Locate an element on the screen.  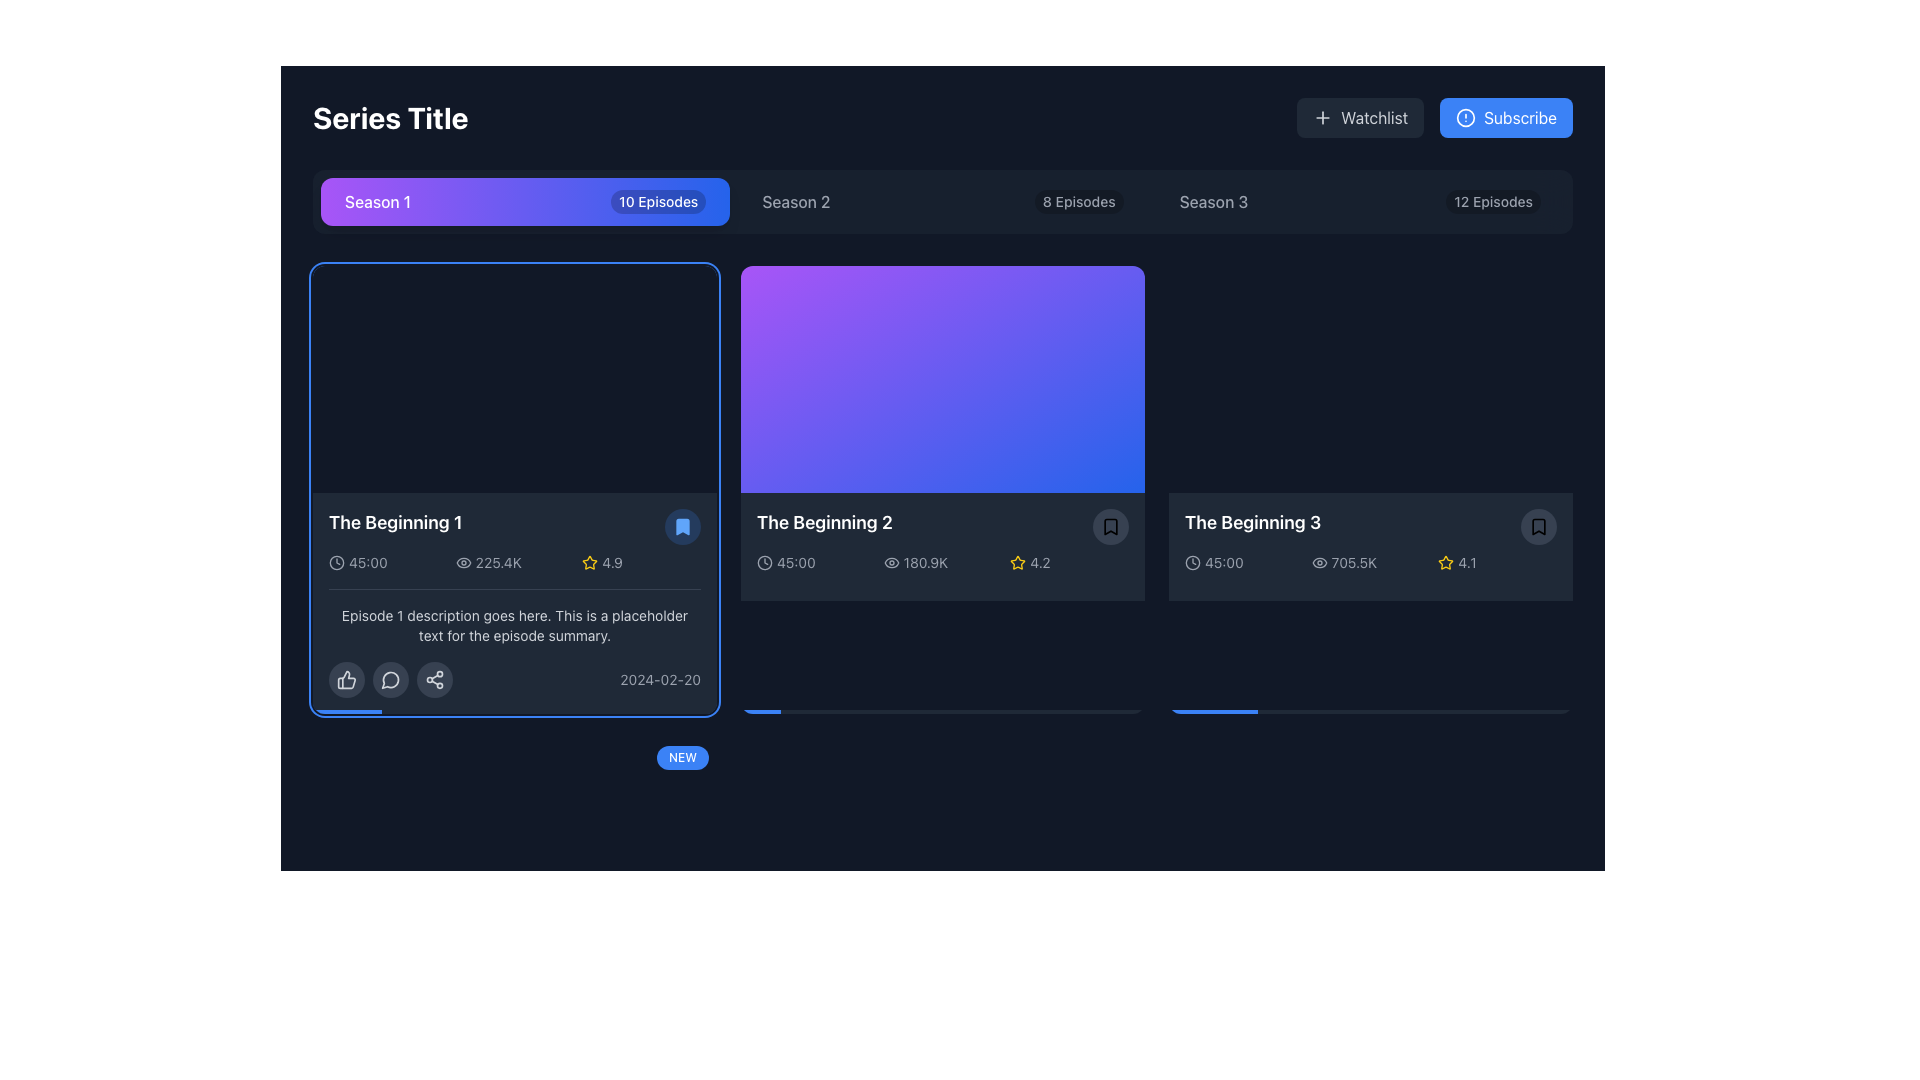
the 'Series Title' text label located at the top-left corner of the interface, which is styled with large, bold white text against a dark background is located at coordinates (390, 118).